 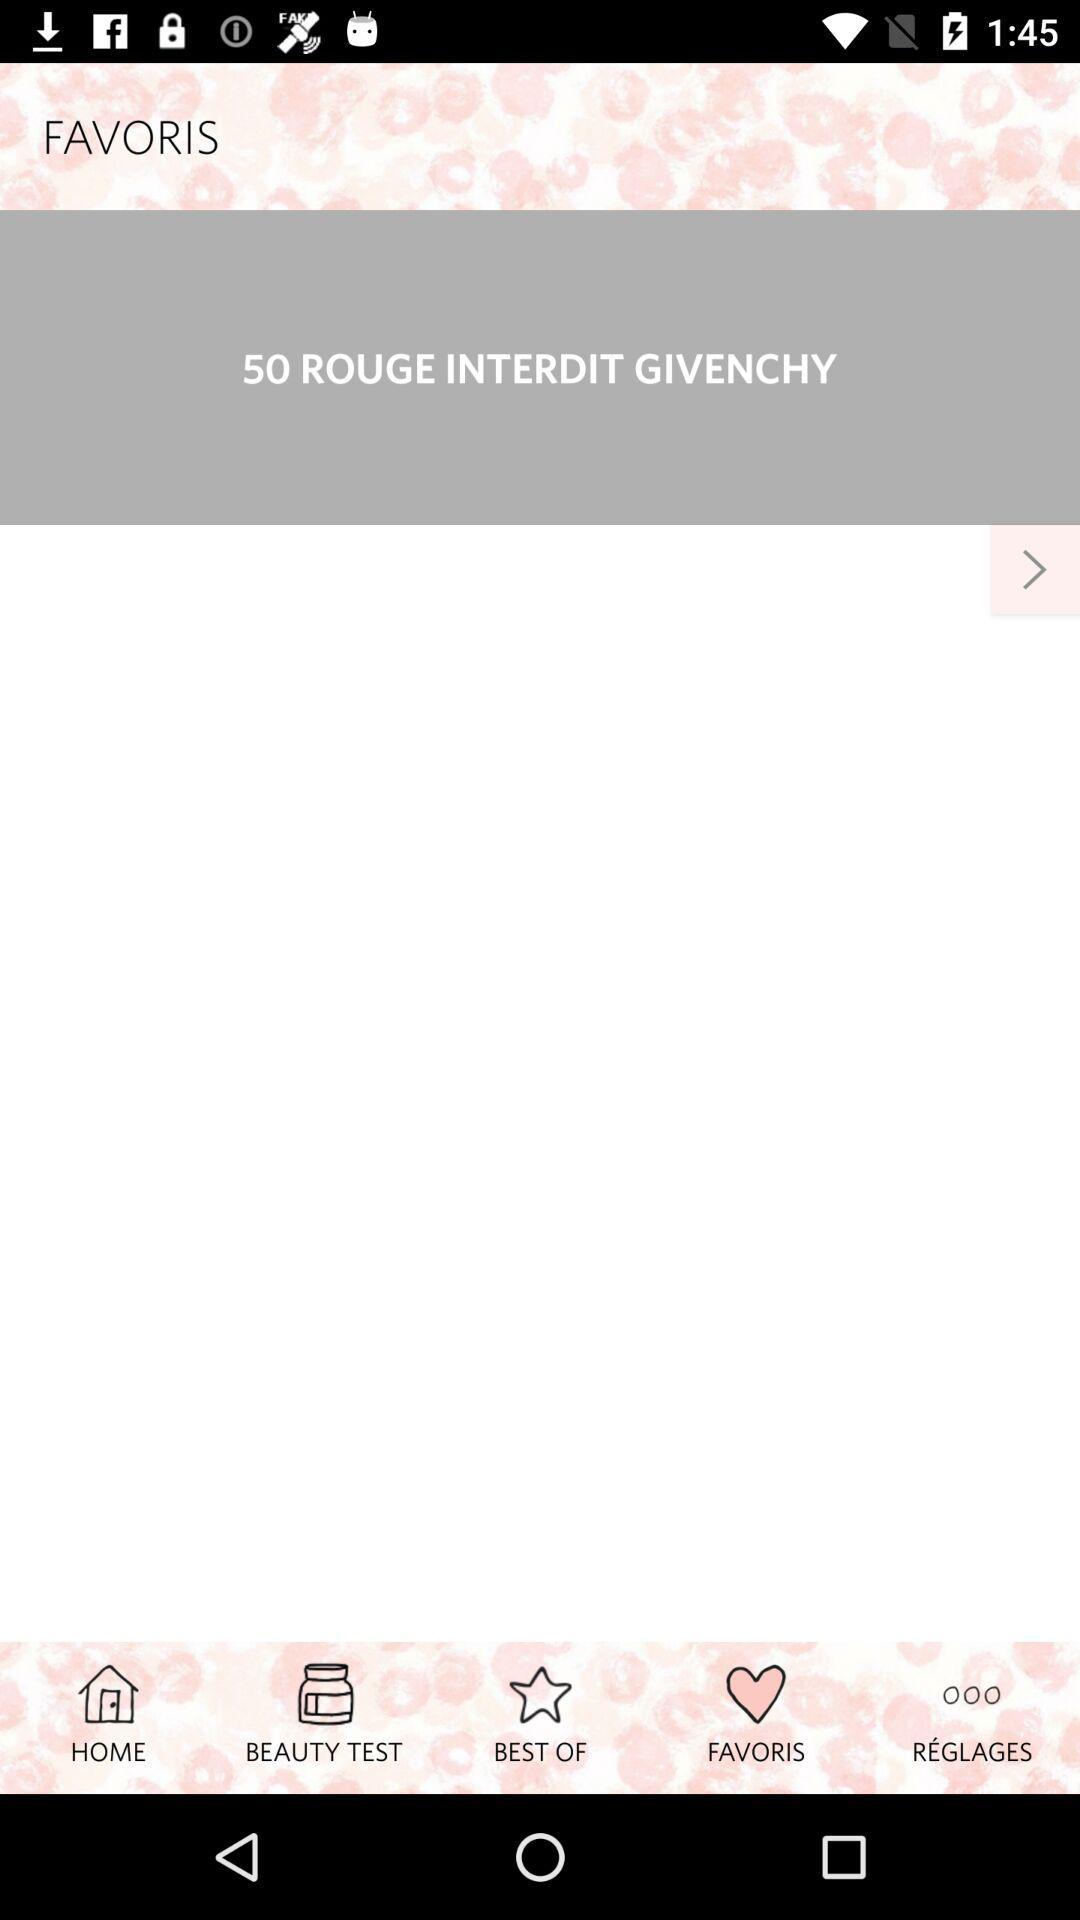 What do you see at coordinates (540, 1716) in the screenshot?
I see `item to the right of beauty test` at bounding box center [540, 1716].